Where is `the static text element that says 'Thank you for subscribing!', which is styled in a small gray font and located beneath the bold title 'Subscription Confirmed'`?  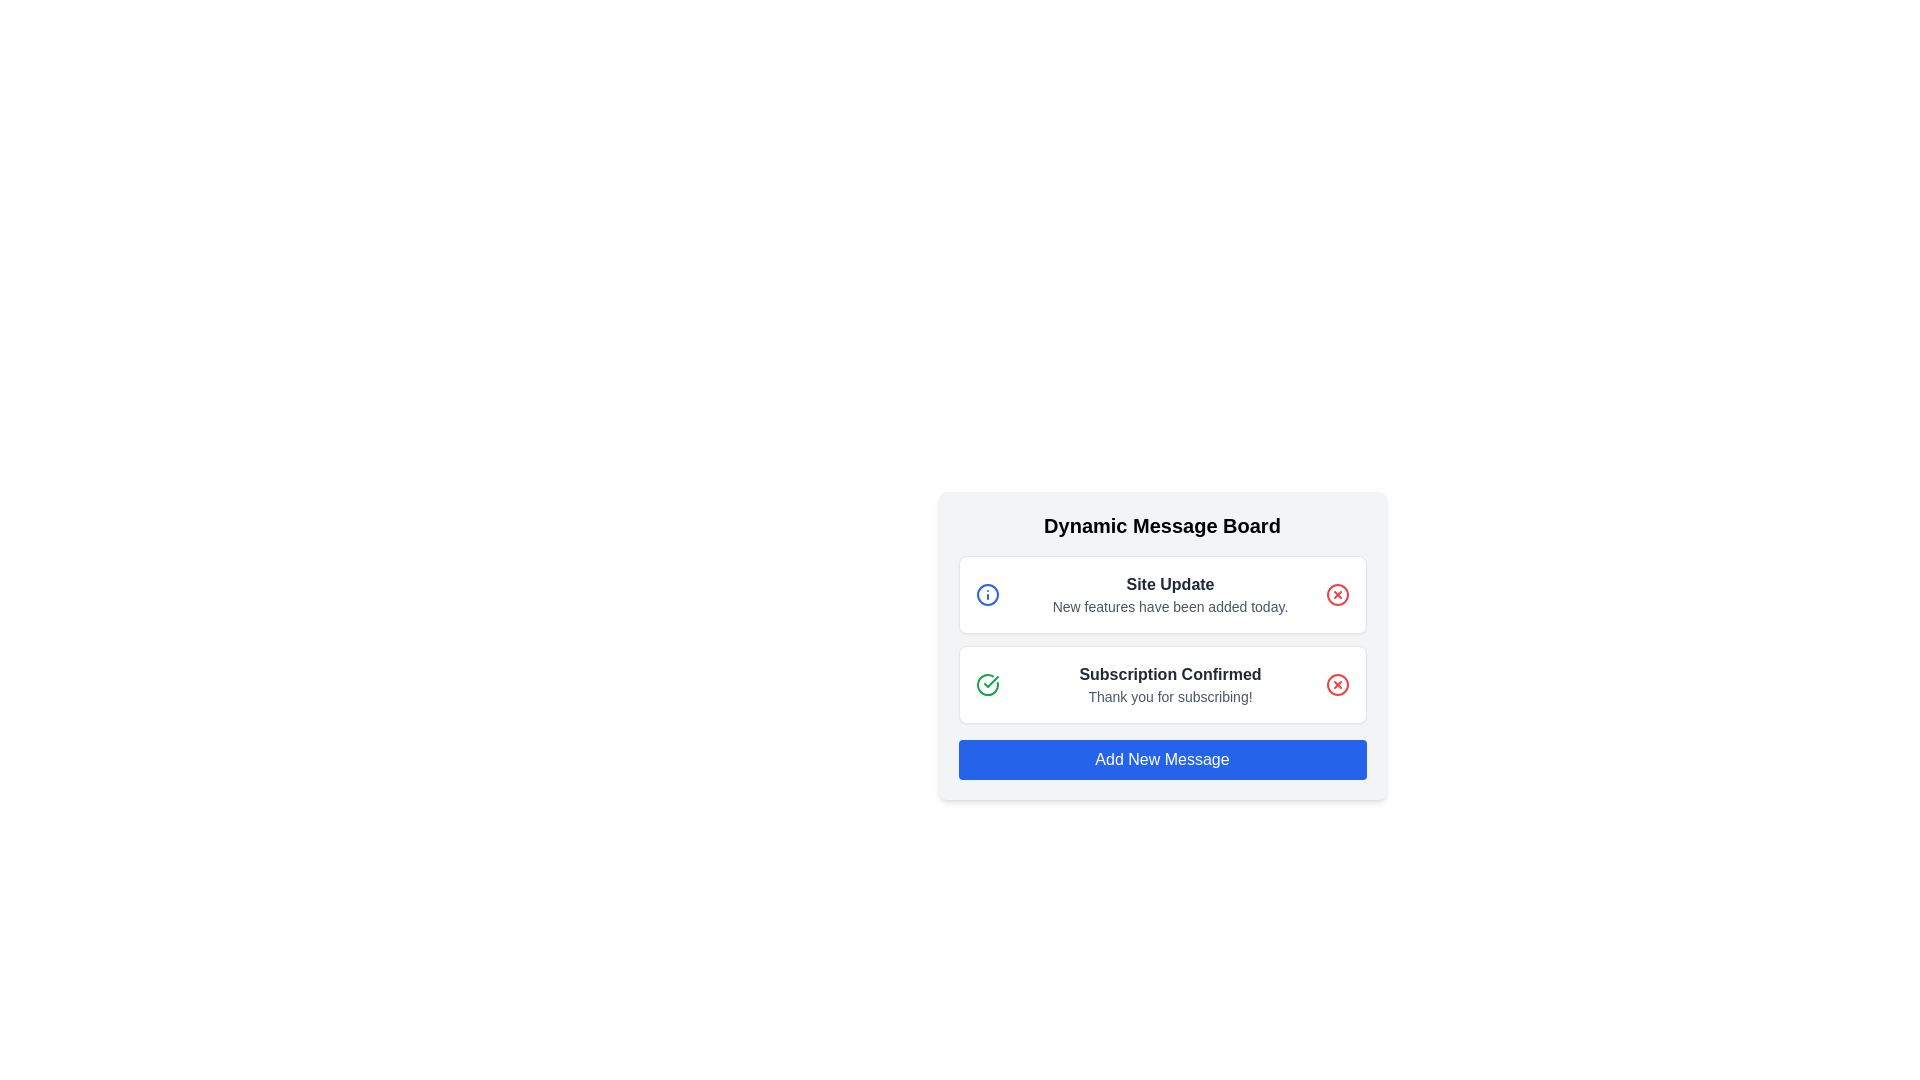
the static text element that says 'Thank you for subscribing!', which is styled in a small gray font and located beneath the bold title 'Subscription Confirmed' is located at coordinates (1170, 696).